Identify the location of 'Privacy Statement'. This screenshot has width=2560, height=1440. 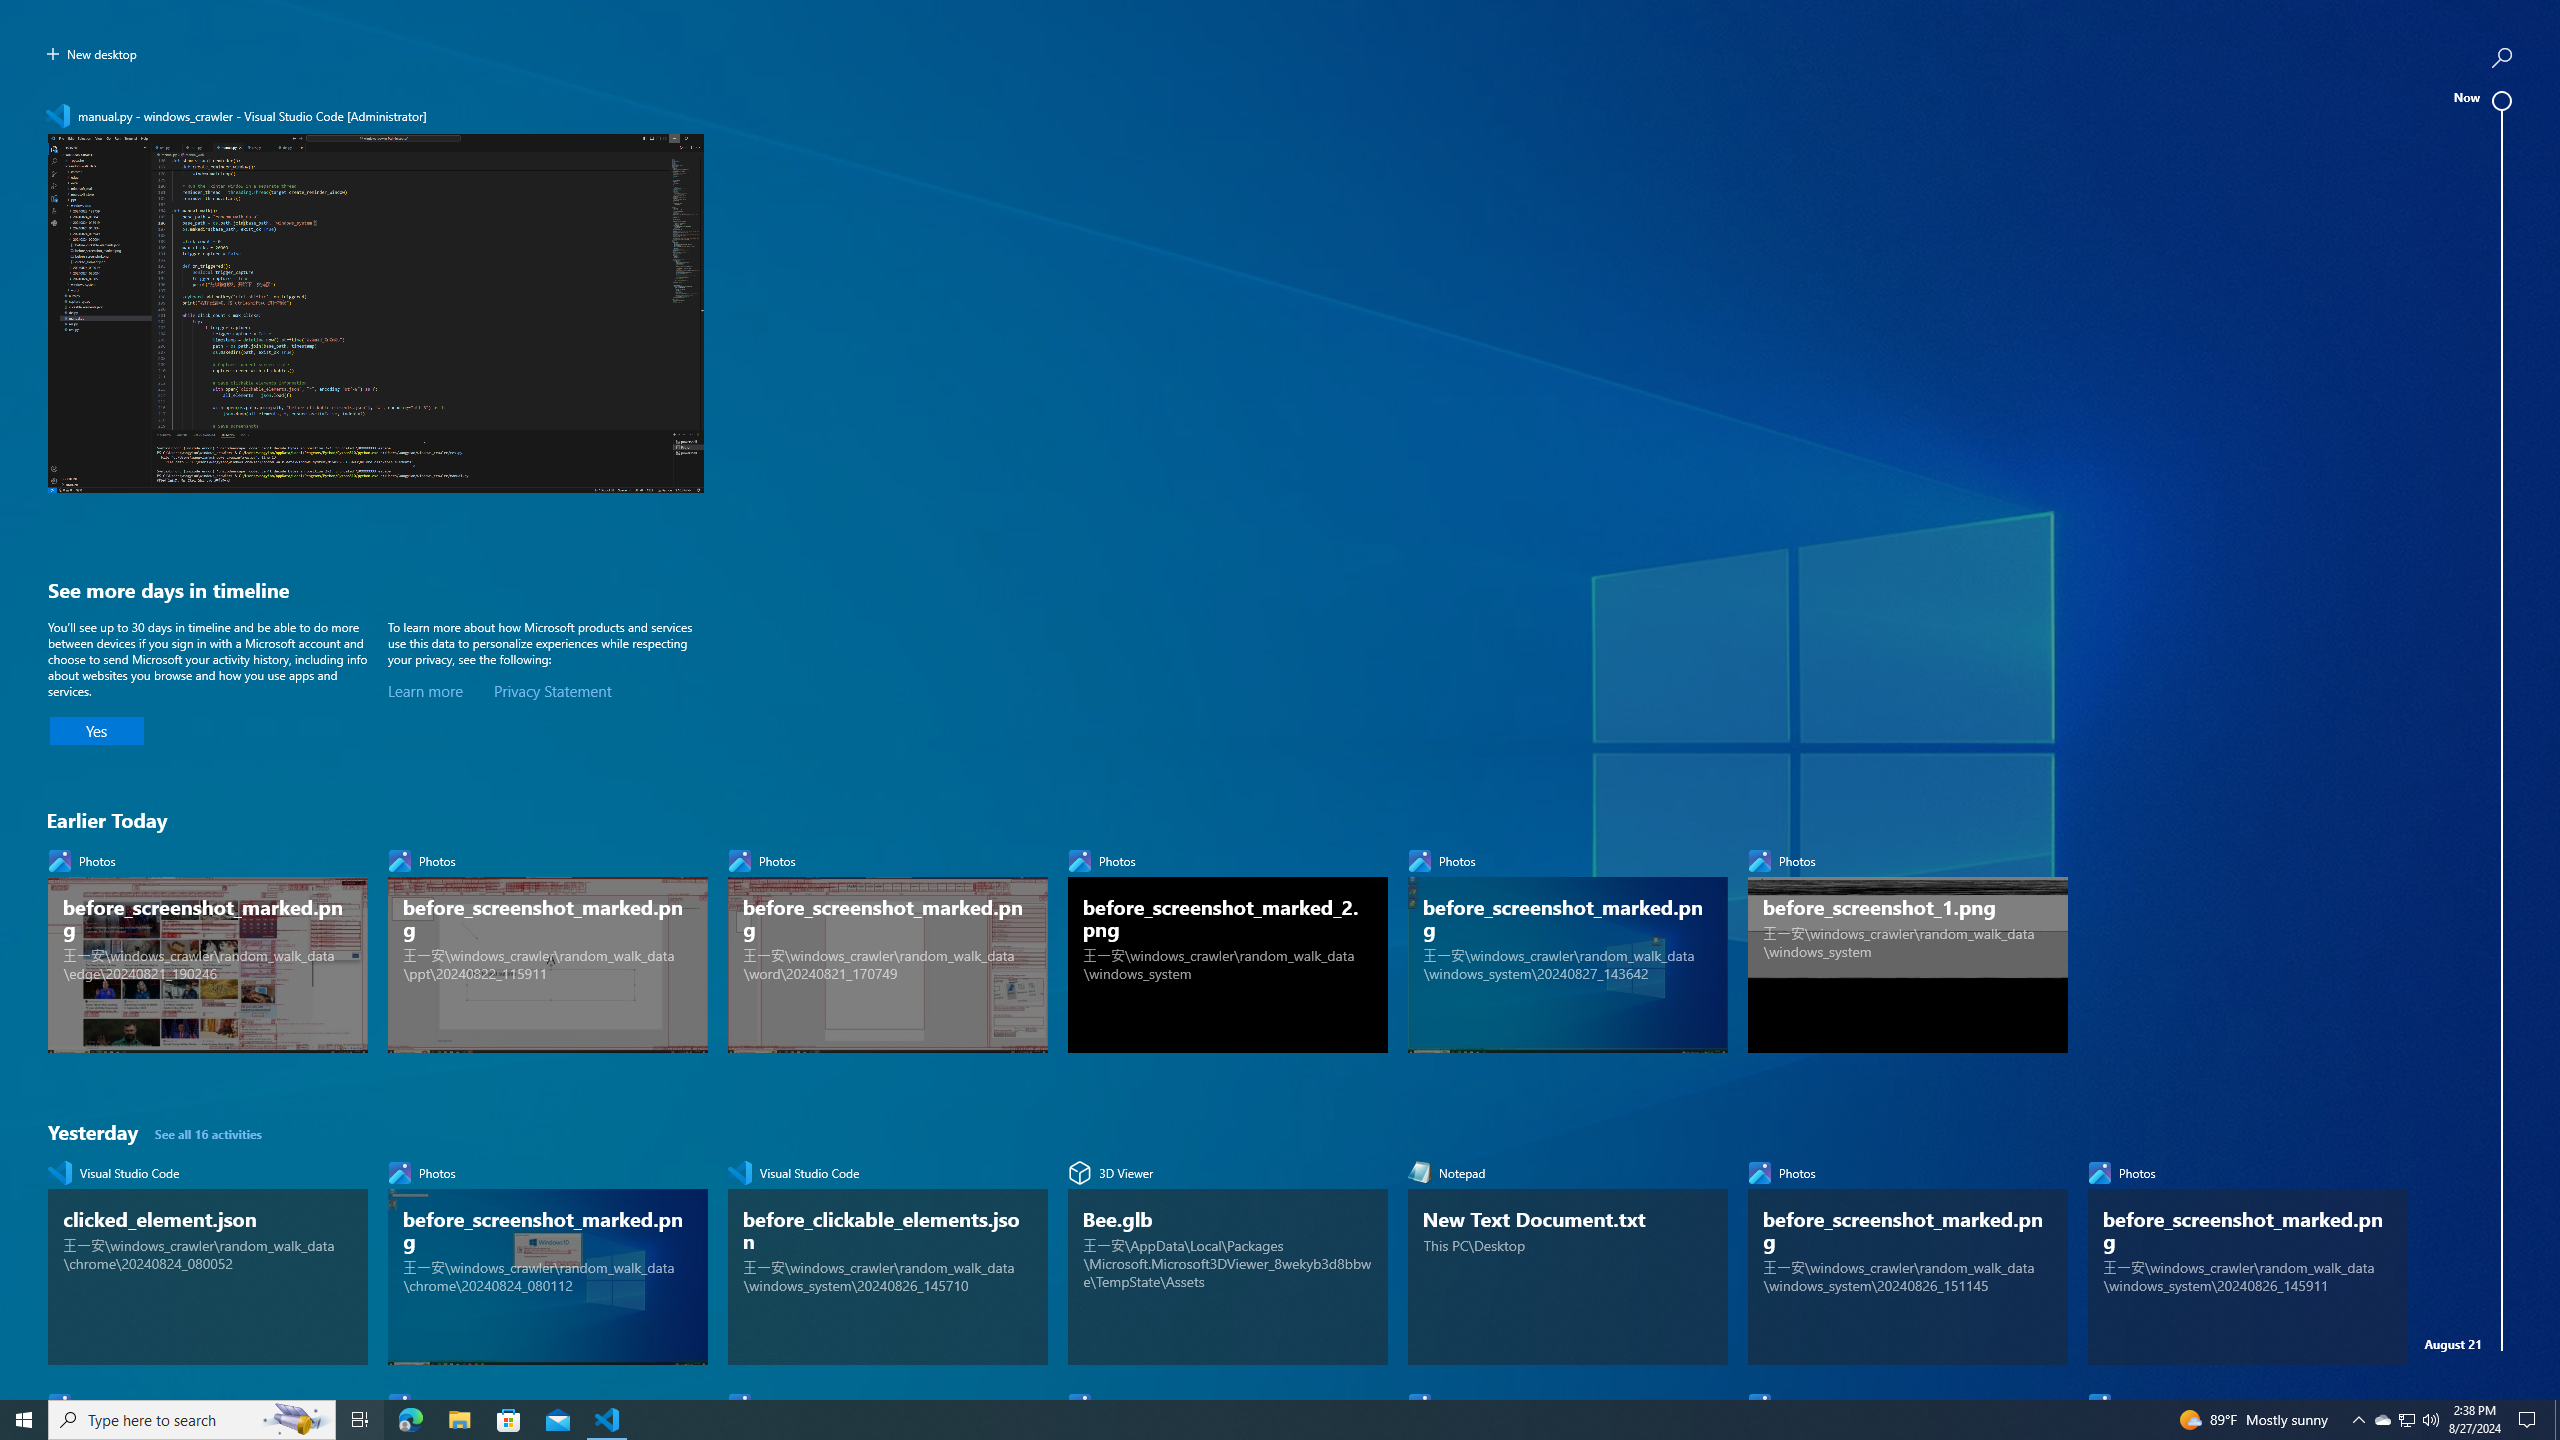
(551, 690).